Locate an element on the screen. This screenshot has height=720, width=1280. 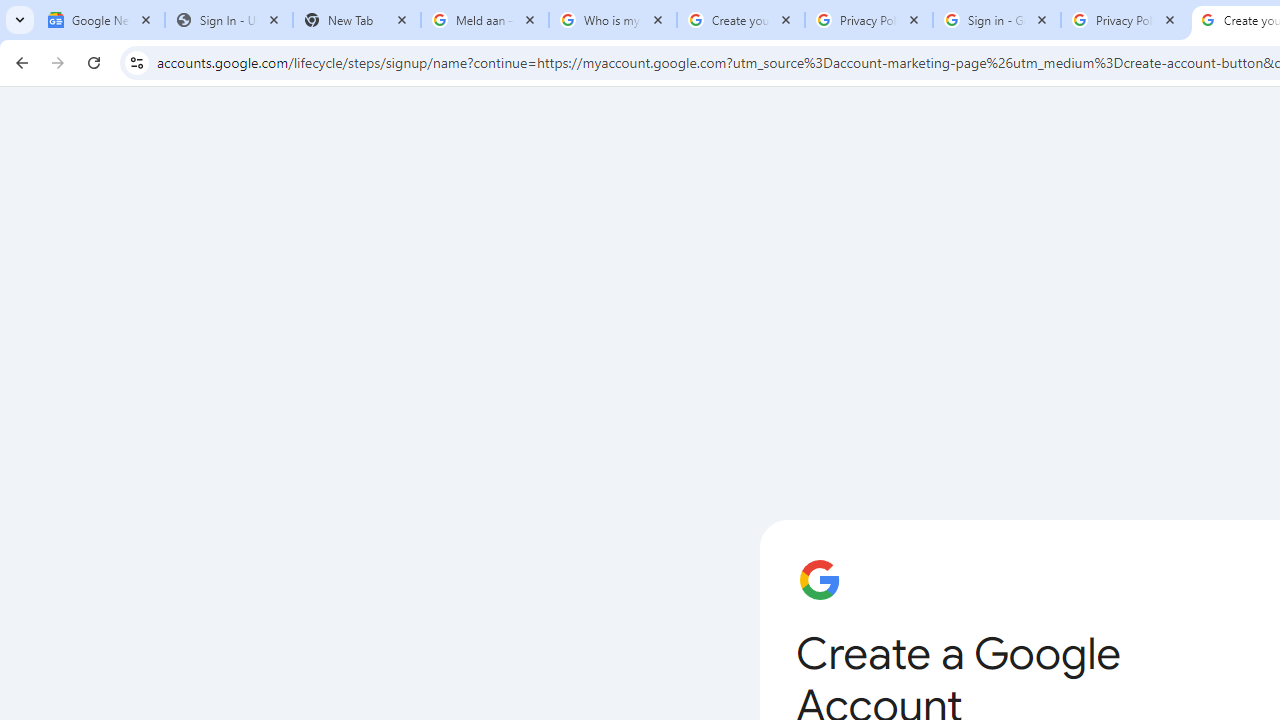
'Create your Google Account' is located at coordinates (740, 20).